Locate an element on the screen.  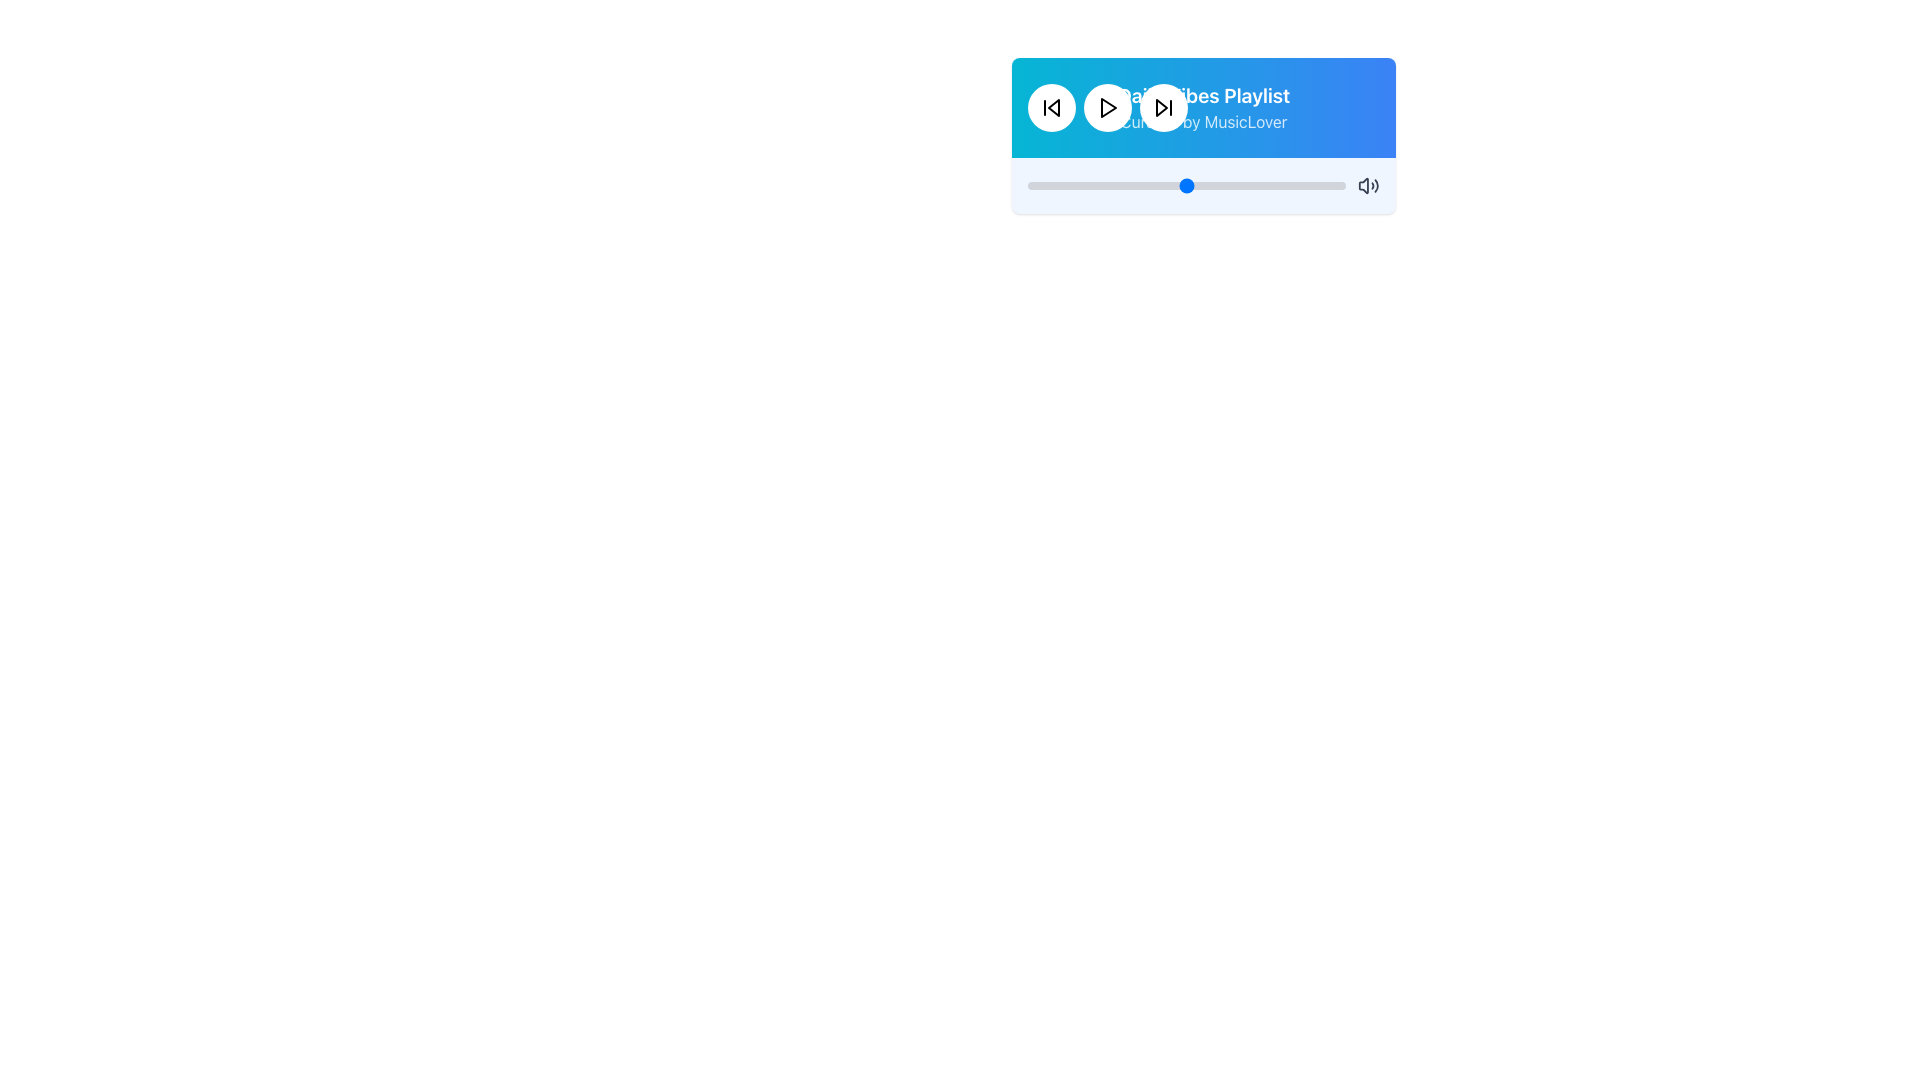
the circular skip-forward button with a white background and black outline, located on the far right side of a row of buttons is located at coordinates (1163, 108).